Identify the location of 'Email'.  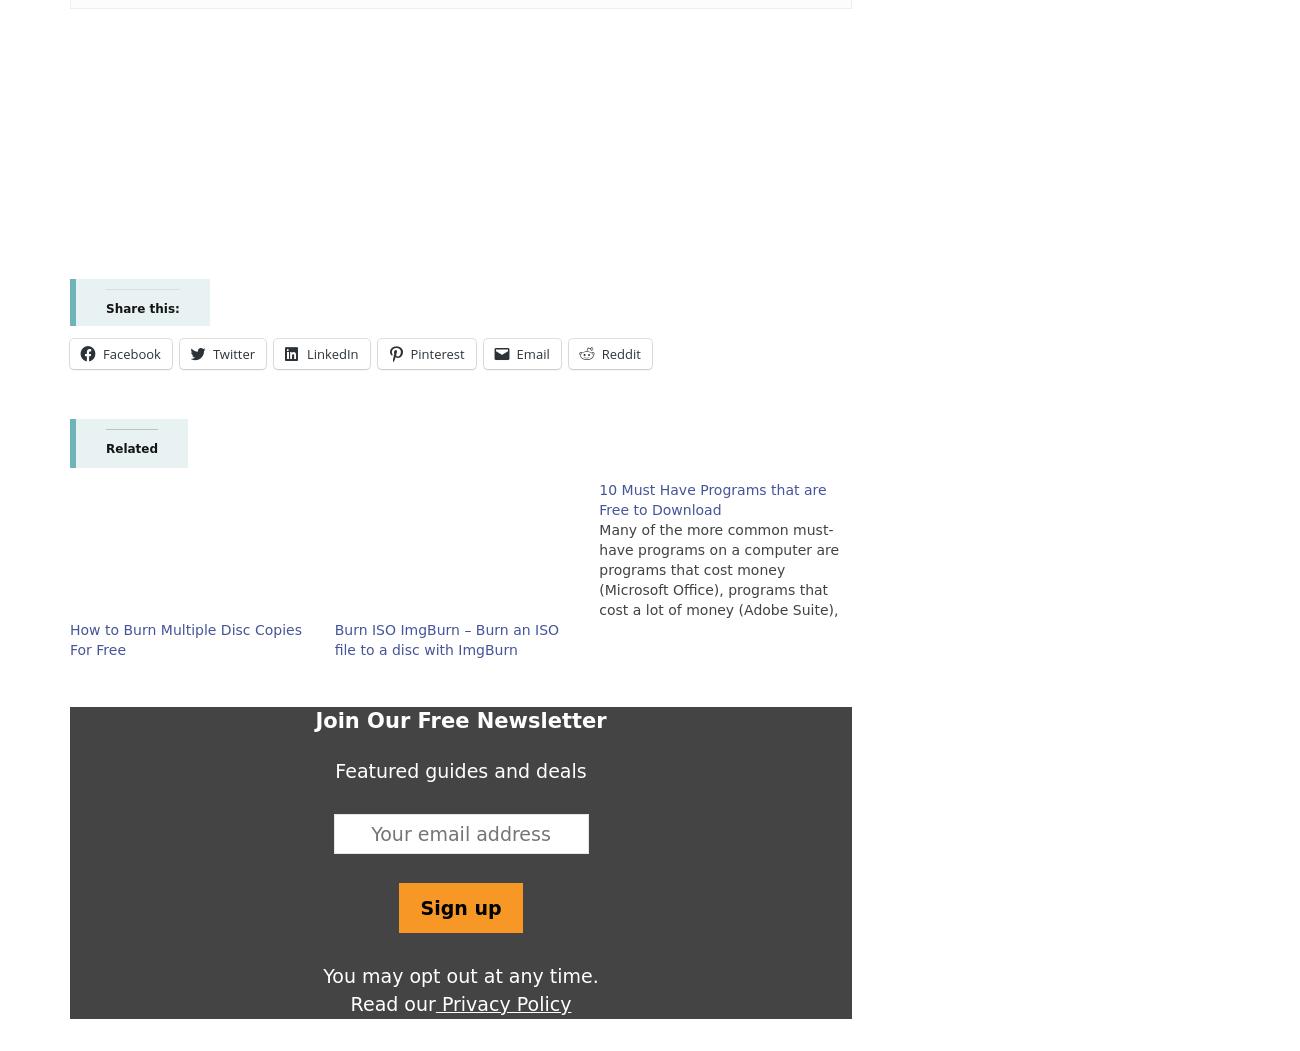
(532, 353).